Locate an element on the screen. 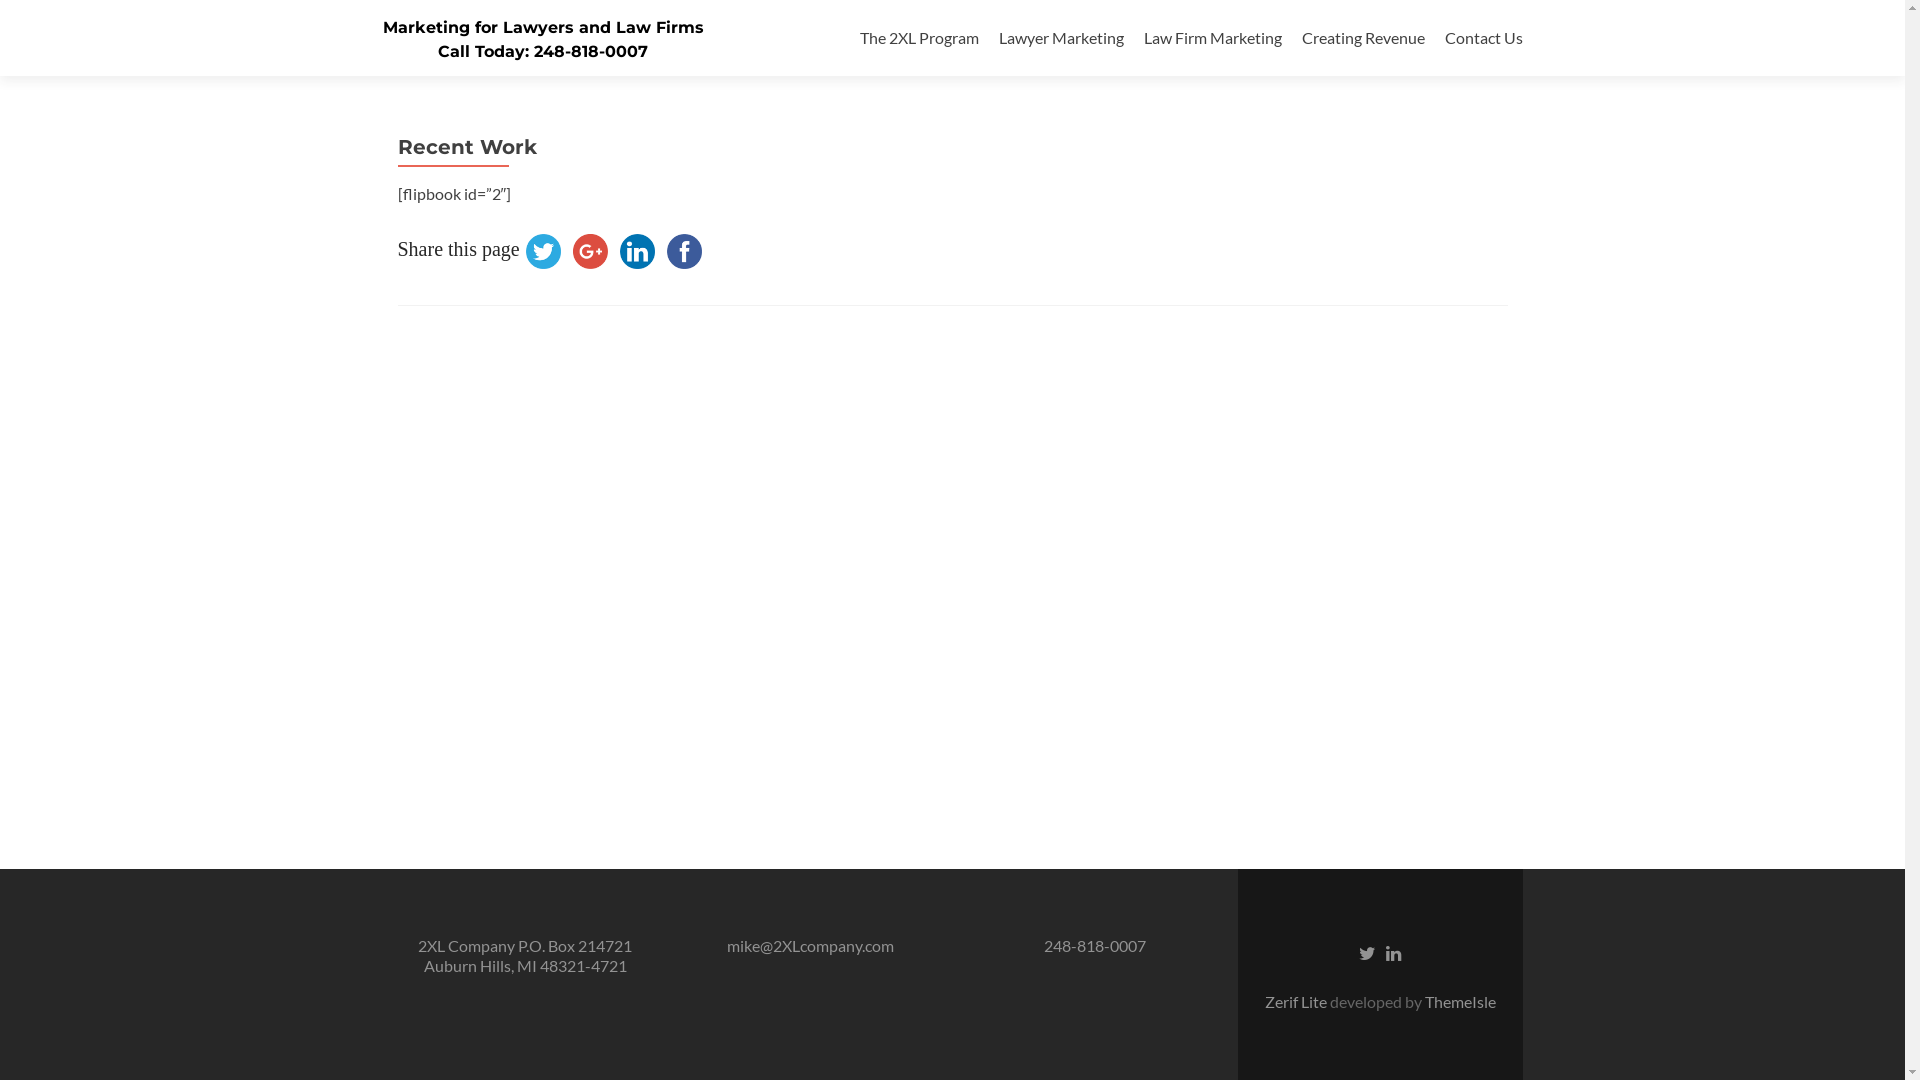  'facebook' is located at coordinates (684, 250).